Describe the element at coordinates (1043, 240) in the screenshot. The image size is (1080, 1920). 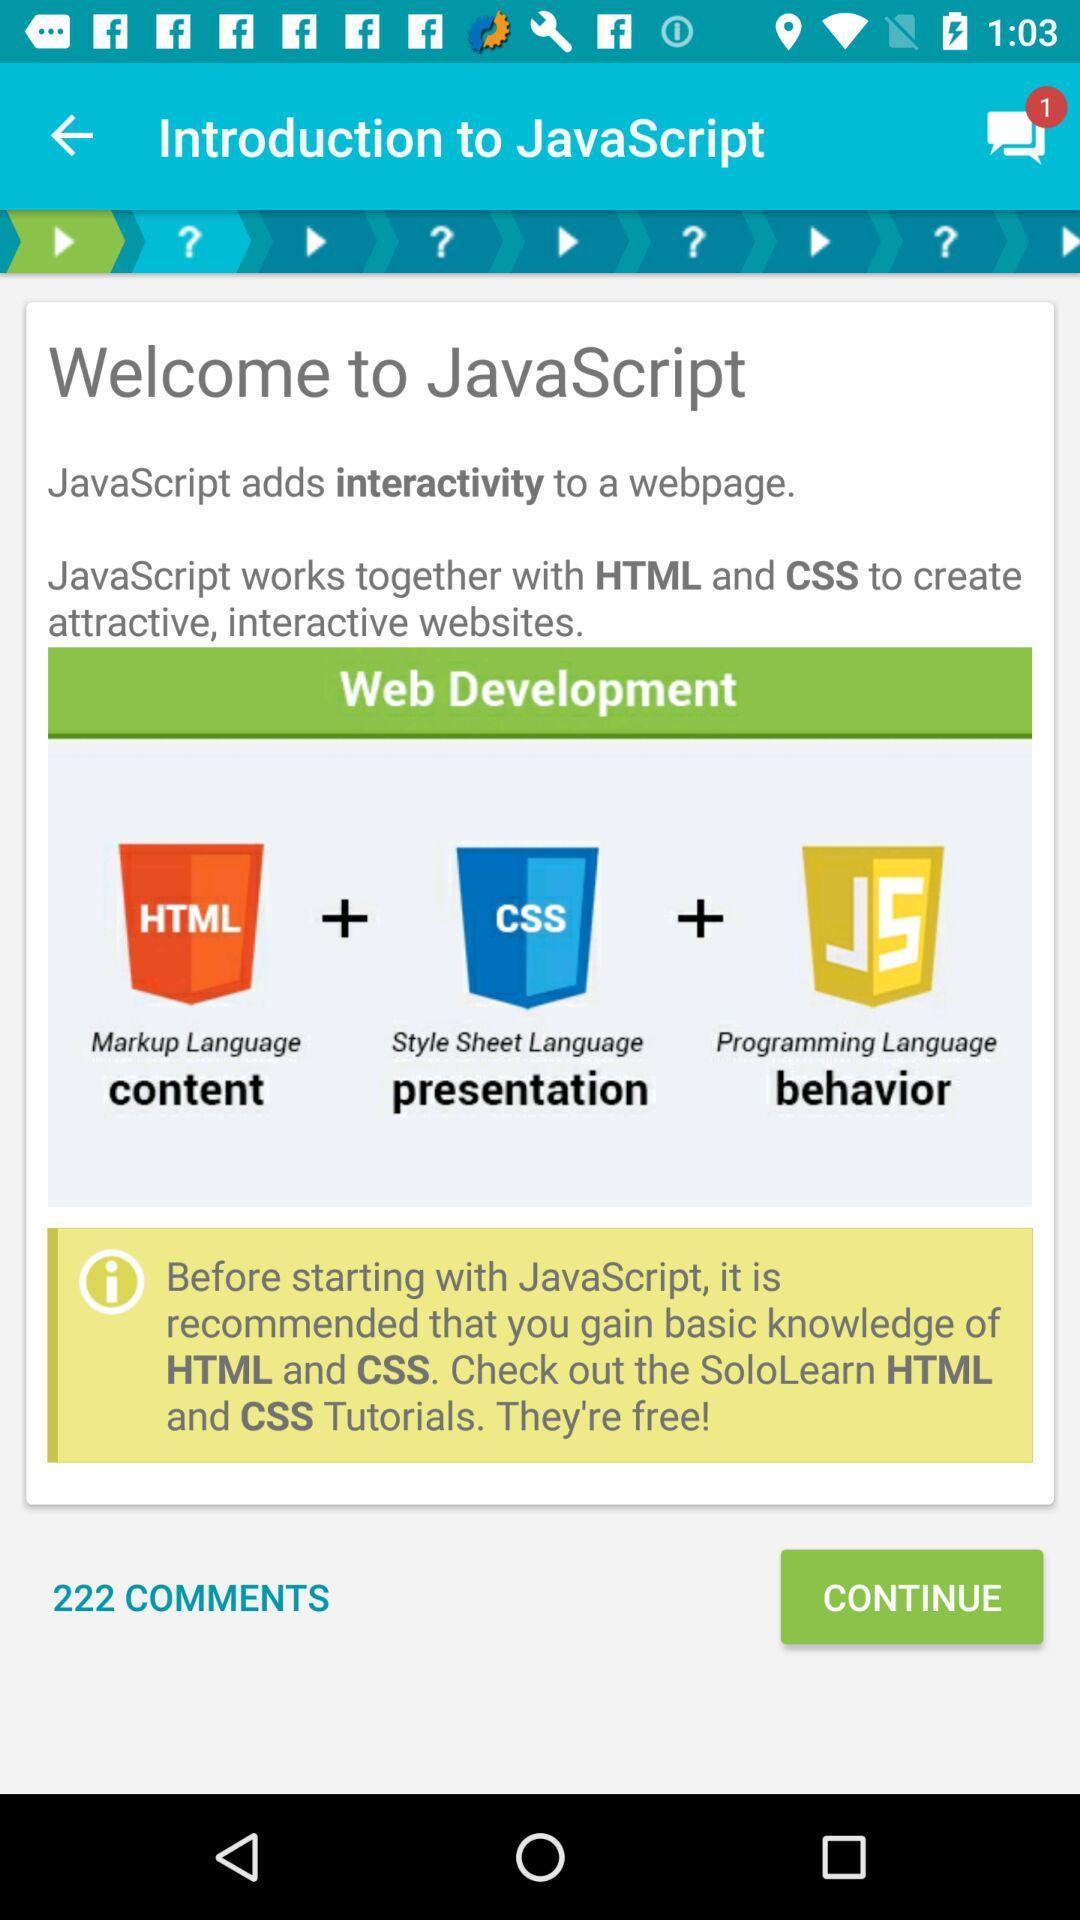
I see `more options` at that location.